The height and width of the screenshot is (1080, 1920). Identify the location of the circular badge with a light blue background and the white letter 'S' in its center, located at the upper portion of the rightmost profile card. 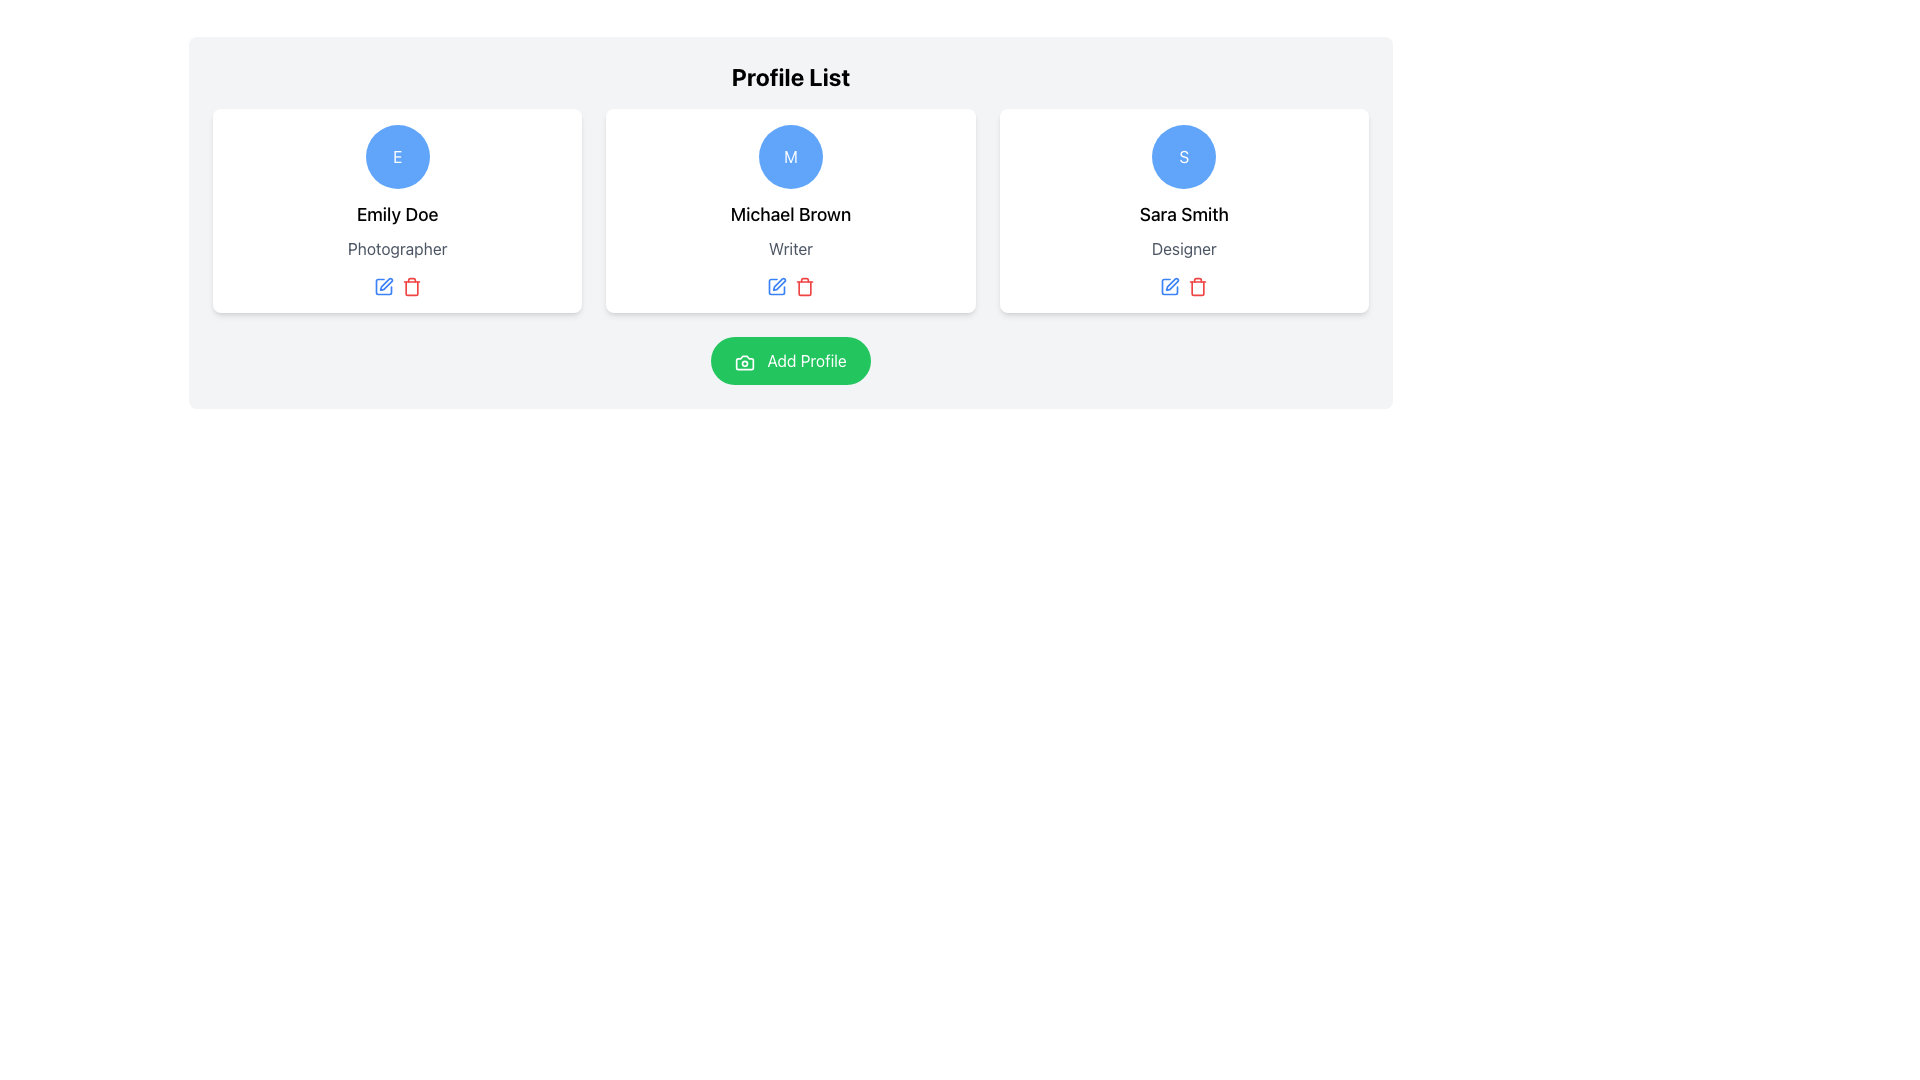
(1184, 156).